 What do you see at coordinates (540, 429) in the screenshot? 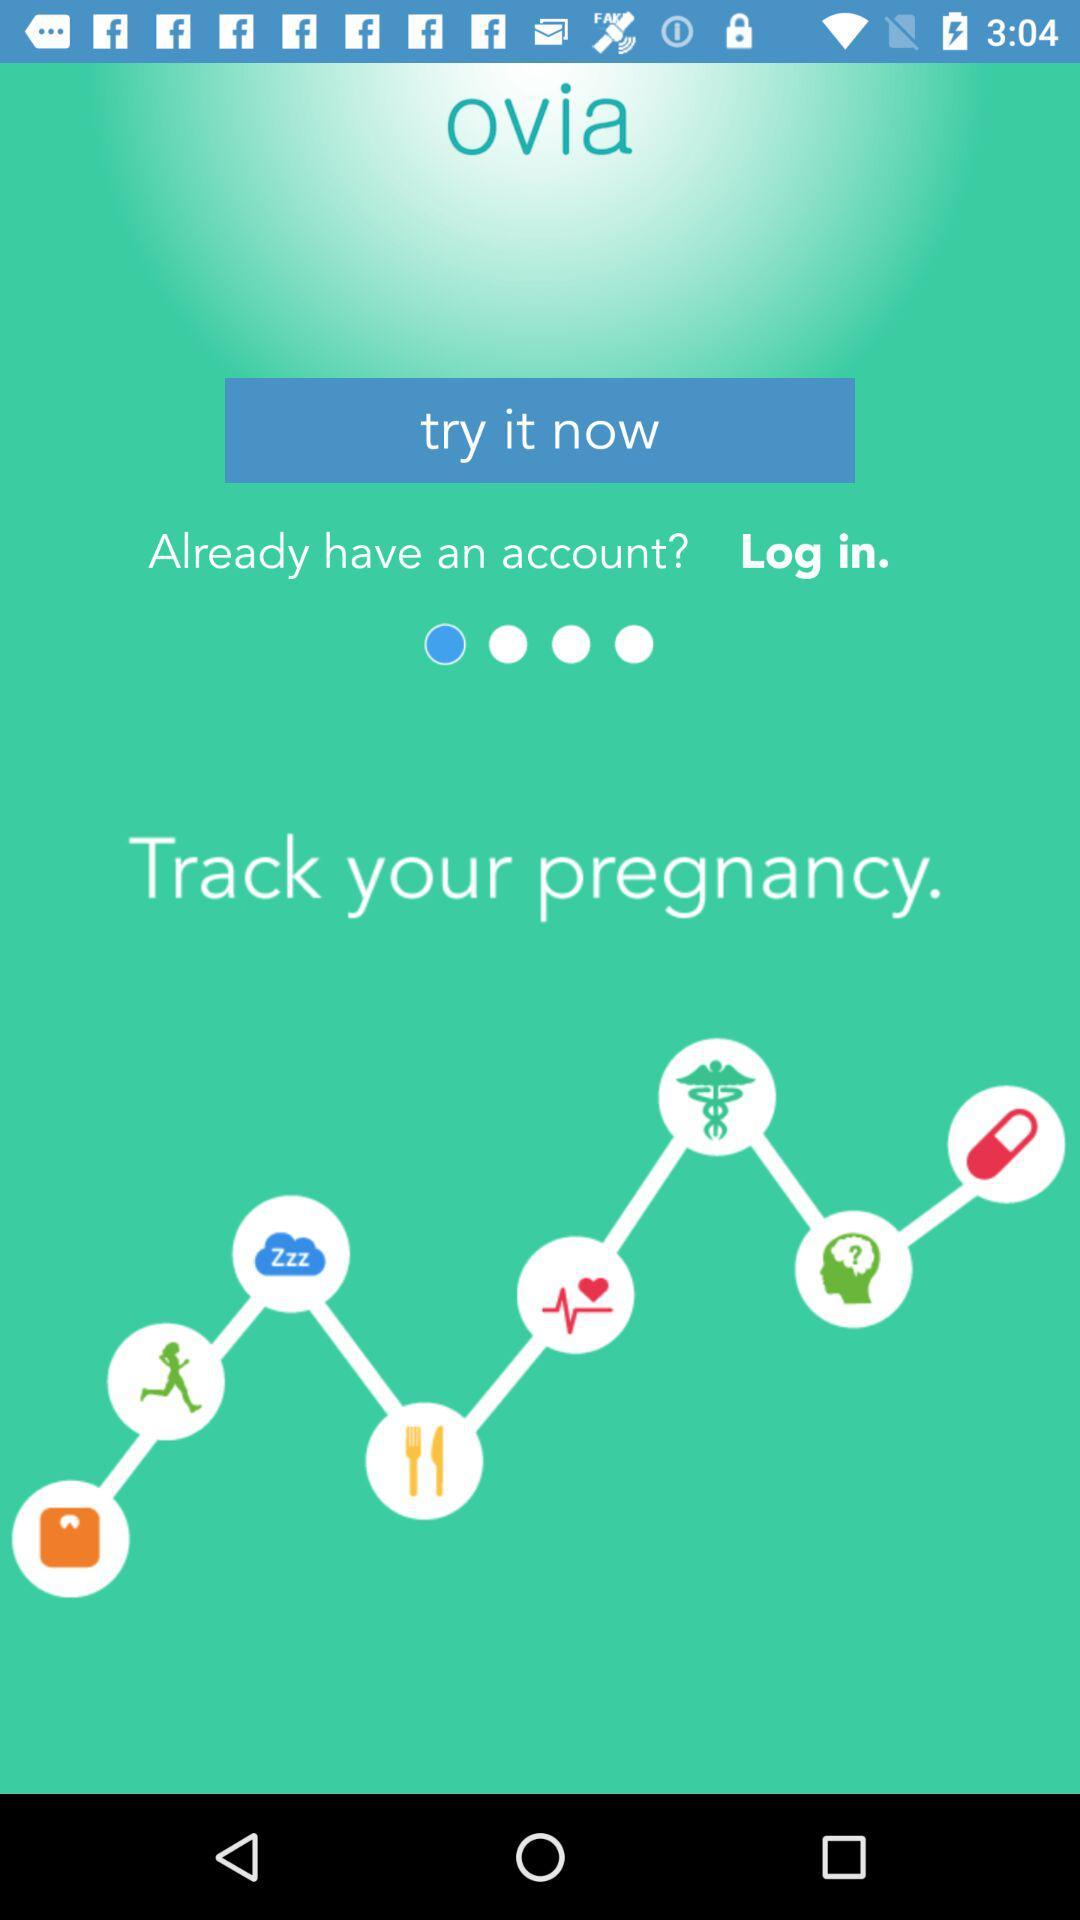
I see `the try it now item` at bounding box center [540, 429].